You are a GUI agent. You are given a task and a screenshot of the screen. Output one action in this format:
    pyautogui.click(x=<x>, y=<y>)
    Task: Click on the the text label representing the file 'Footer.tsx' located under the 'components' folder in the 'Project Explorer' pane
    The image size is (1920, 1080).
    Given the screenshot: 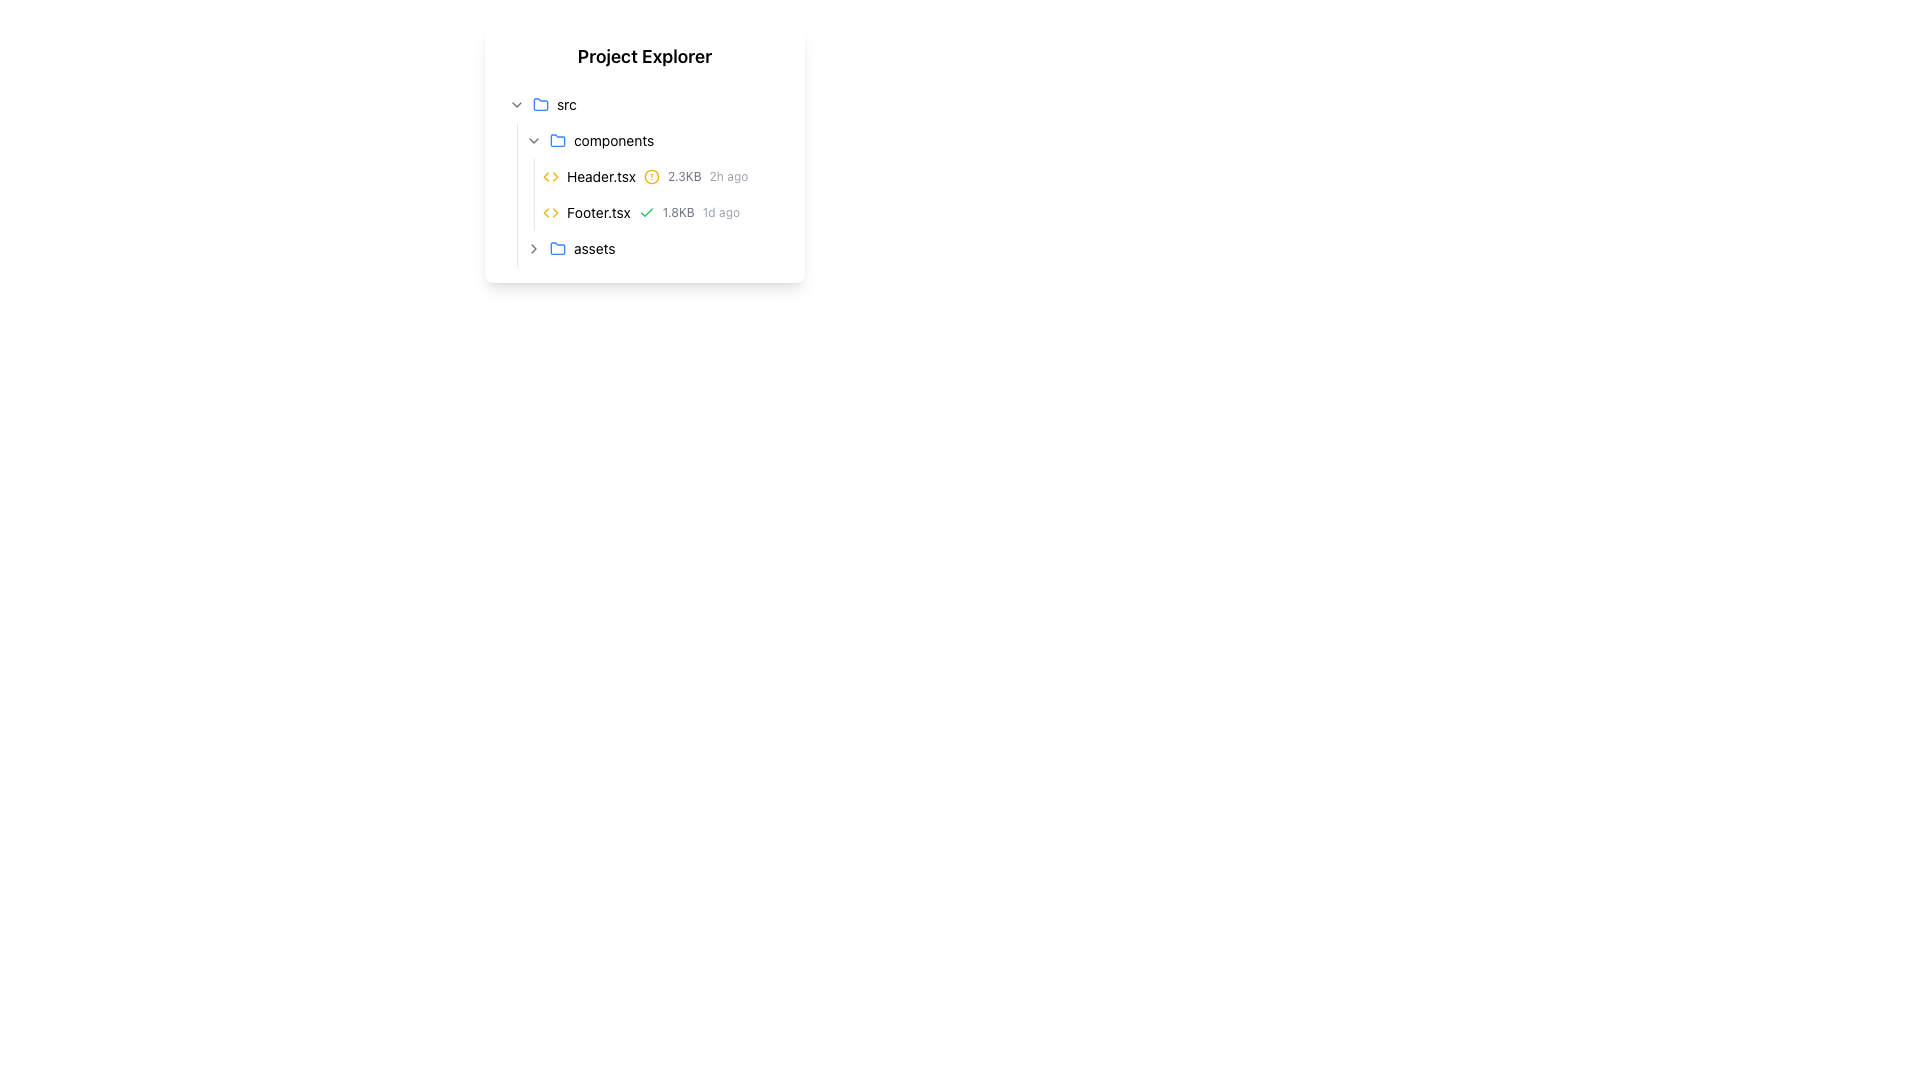 What is the action you would take?
    pyautogui.click(x=597, y=212)
    